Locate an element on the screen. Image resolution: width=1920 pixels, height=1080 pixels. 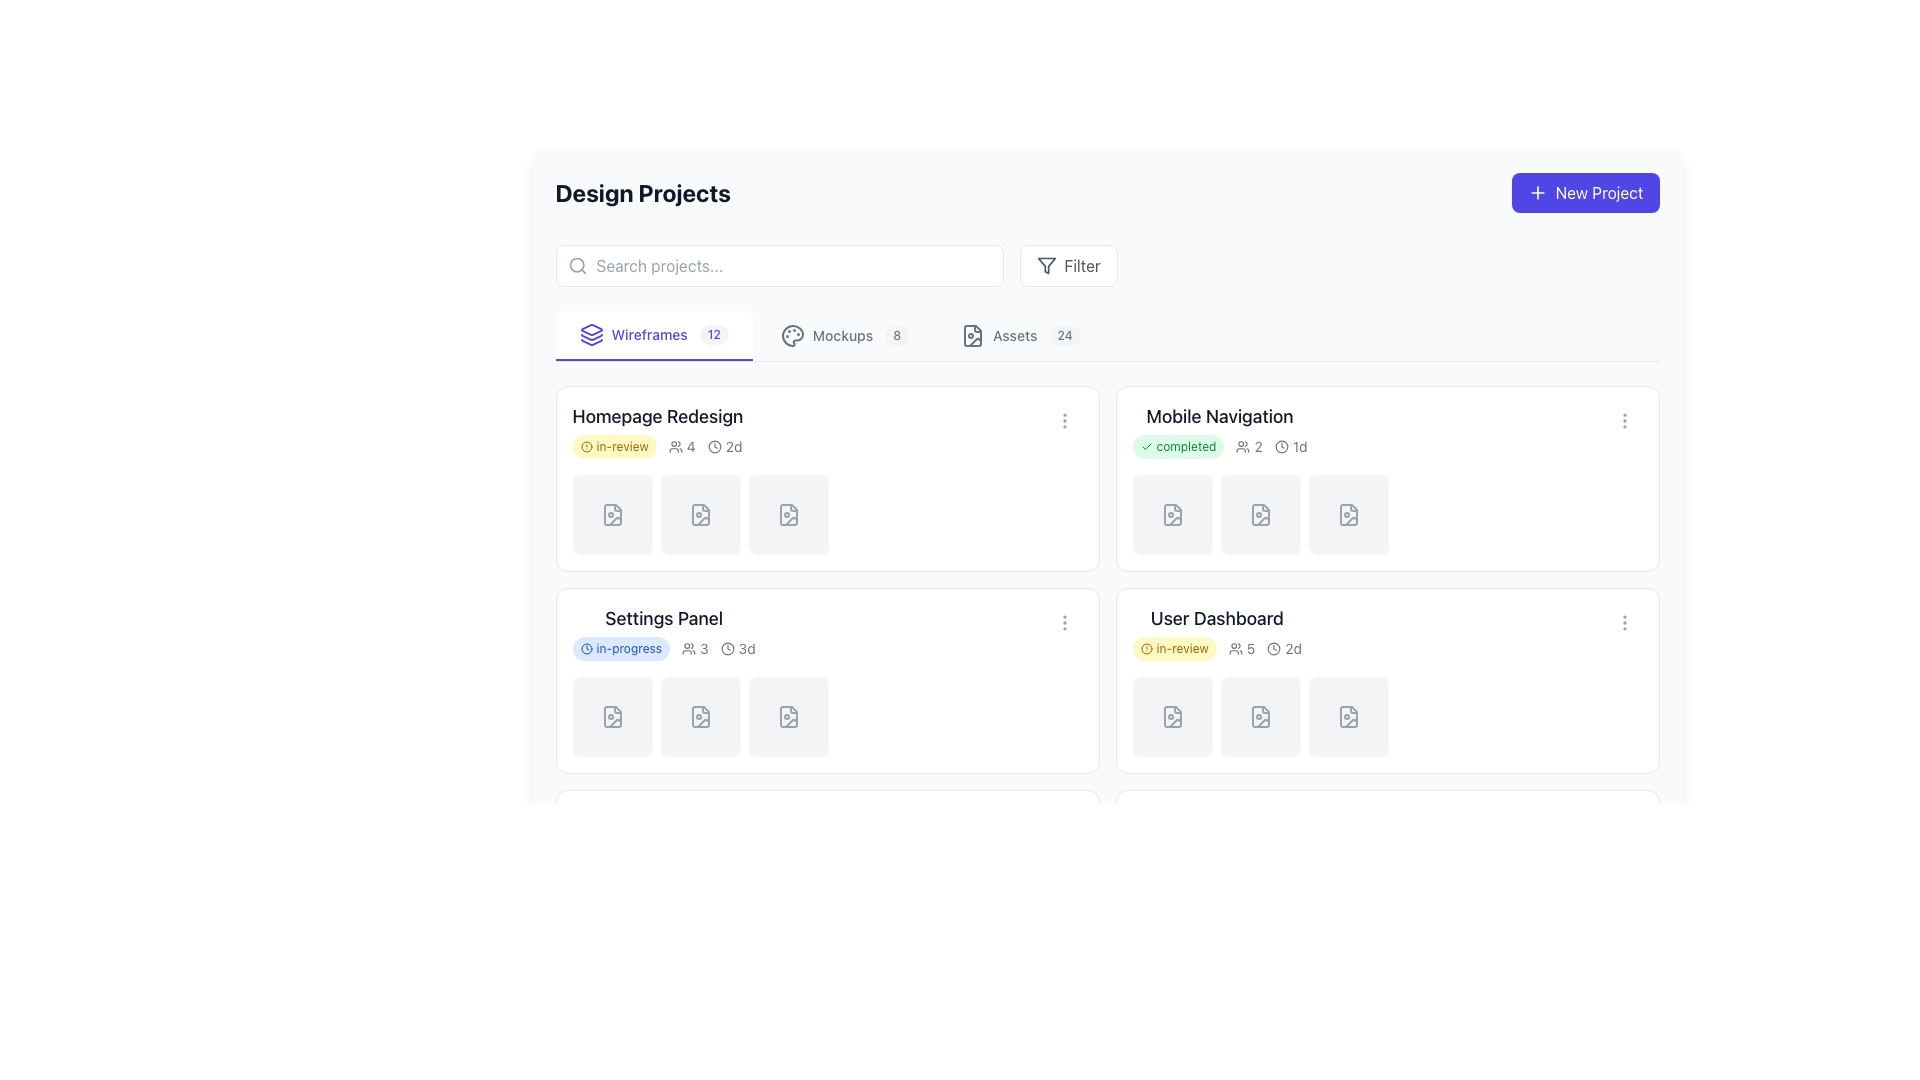
the icon representing a file or document related to the 'Mobile Navigation' project, which is located in the third position from the left in its row is located at coordinates (1259, 514).